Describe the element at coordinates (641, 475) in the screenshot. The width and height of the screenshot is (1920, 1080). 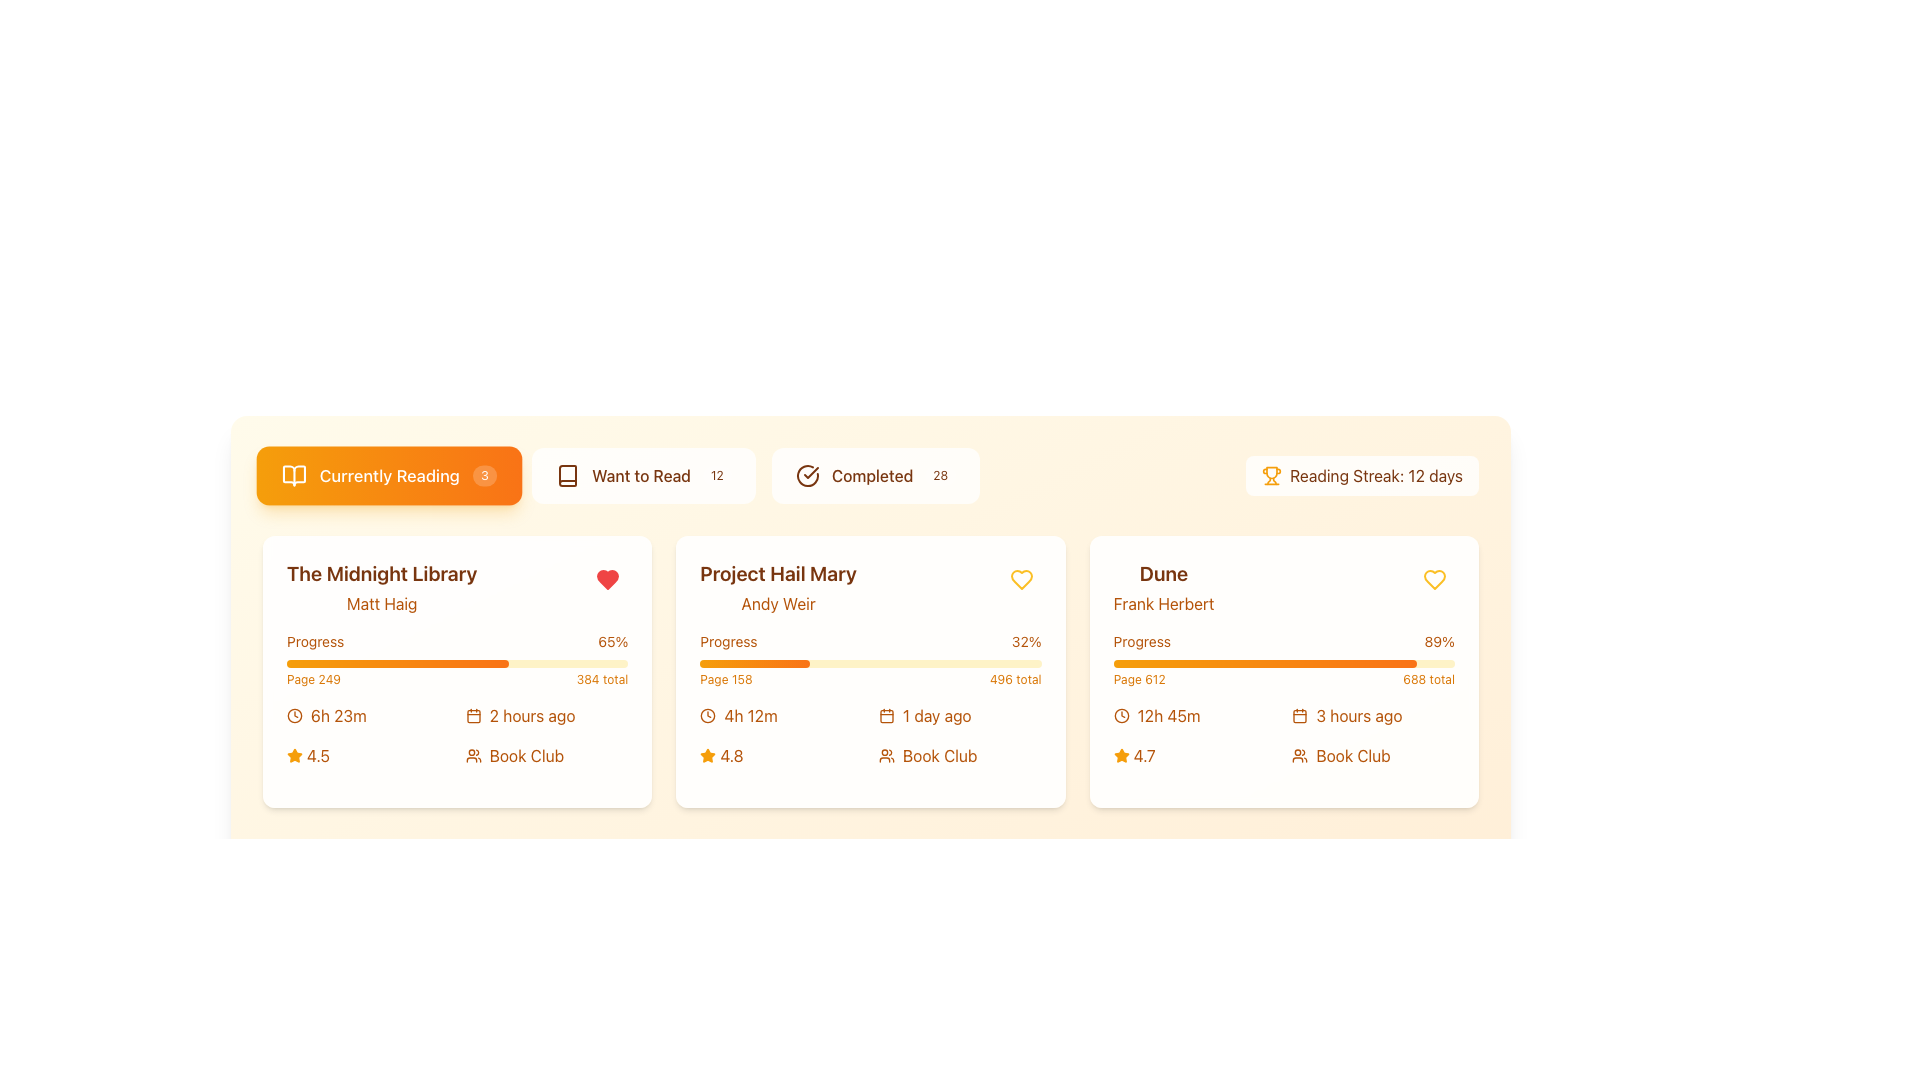
I see `the 'Want to Read' text label` at that location.